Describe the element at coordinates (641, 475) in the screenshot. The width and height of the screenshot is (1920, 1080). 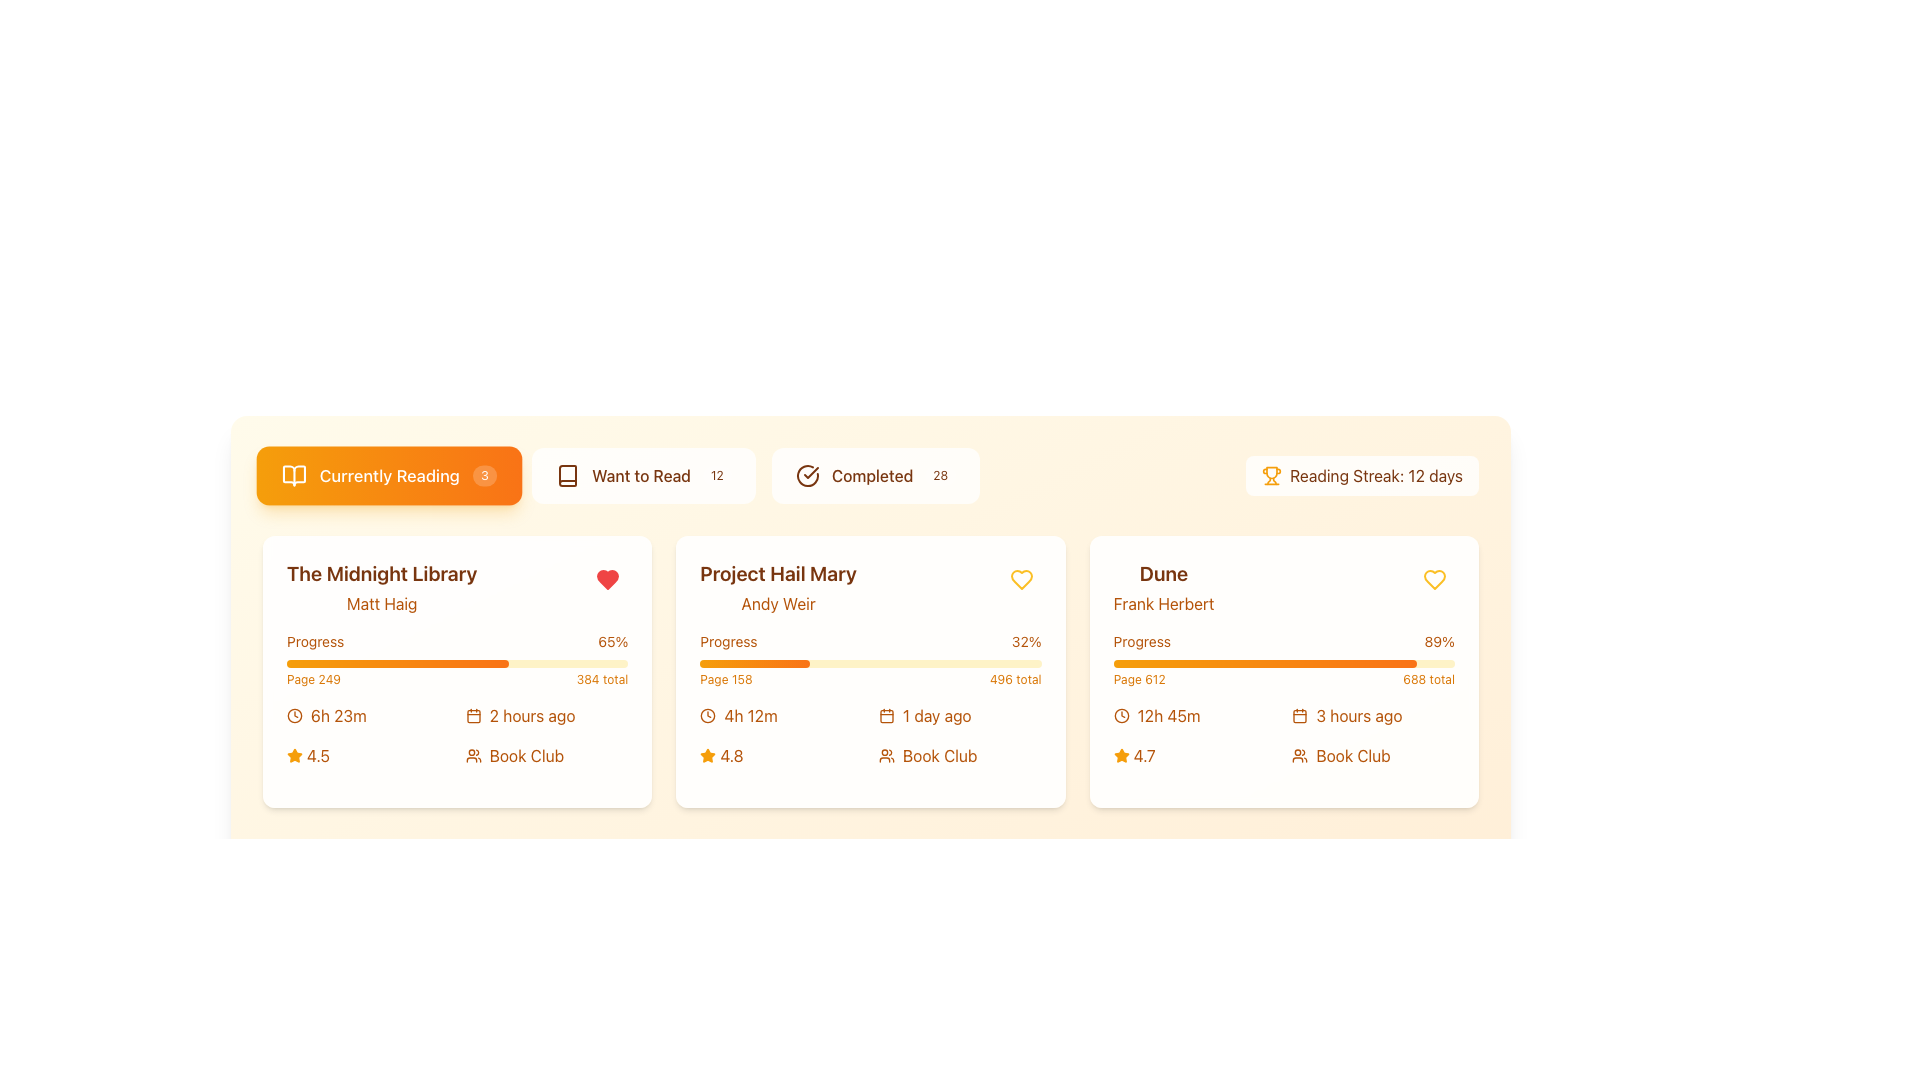
I see `the 'Want to Read' text label` at that location.